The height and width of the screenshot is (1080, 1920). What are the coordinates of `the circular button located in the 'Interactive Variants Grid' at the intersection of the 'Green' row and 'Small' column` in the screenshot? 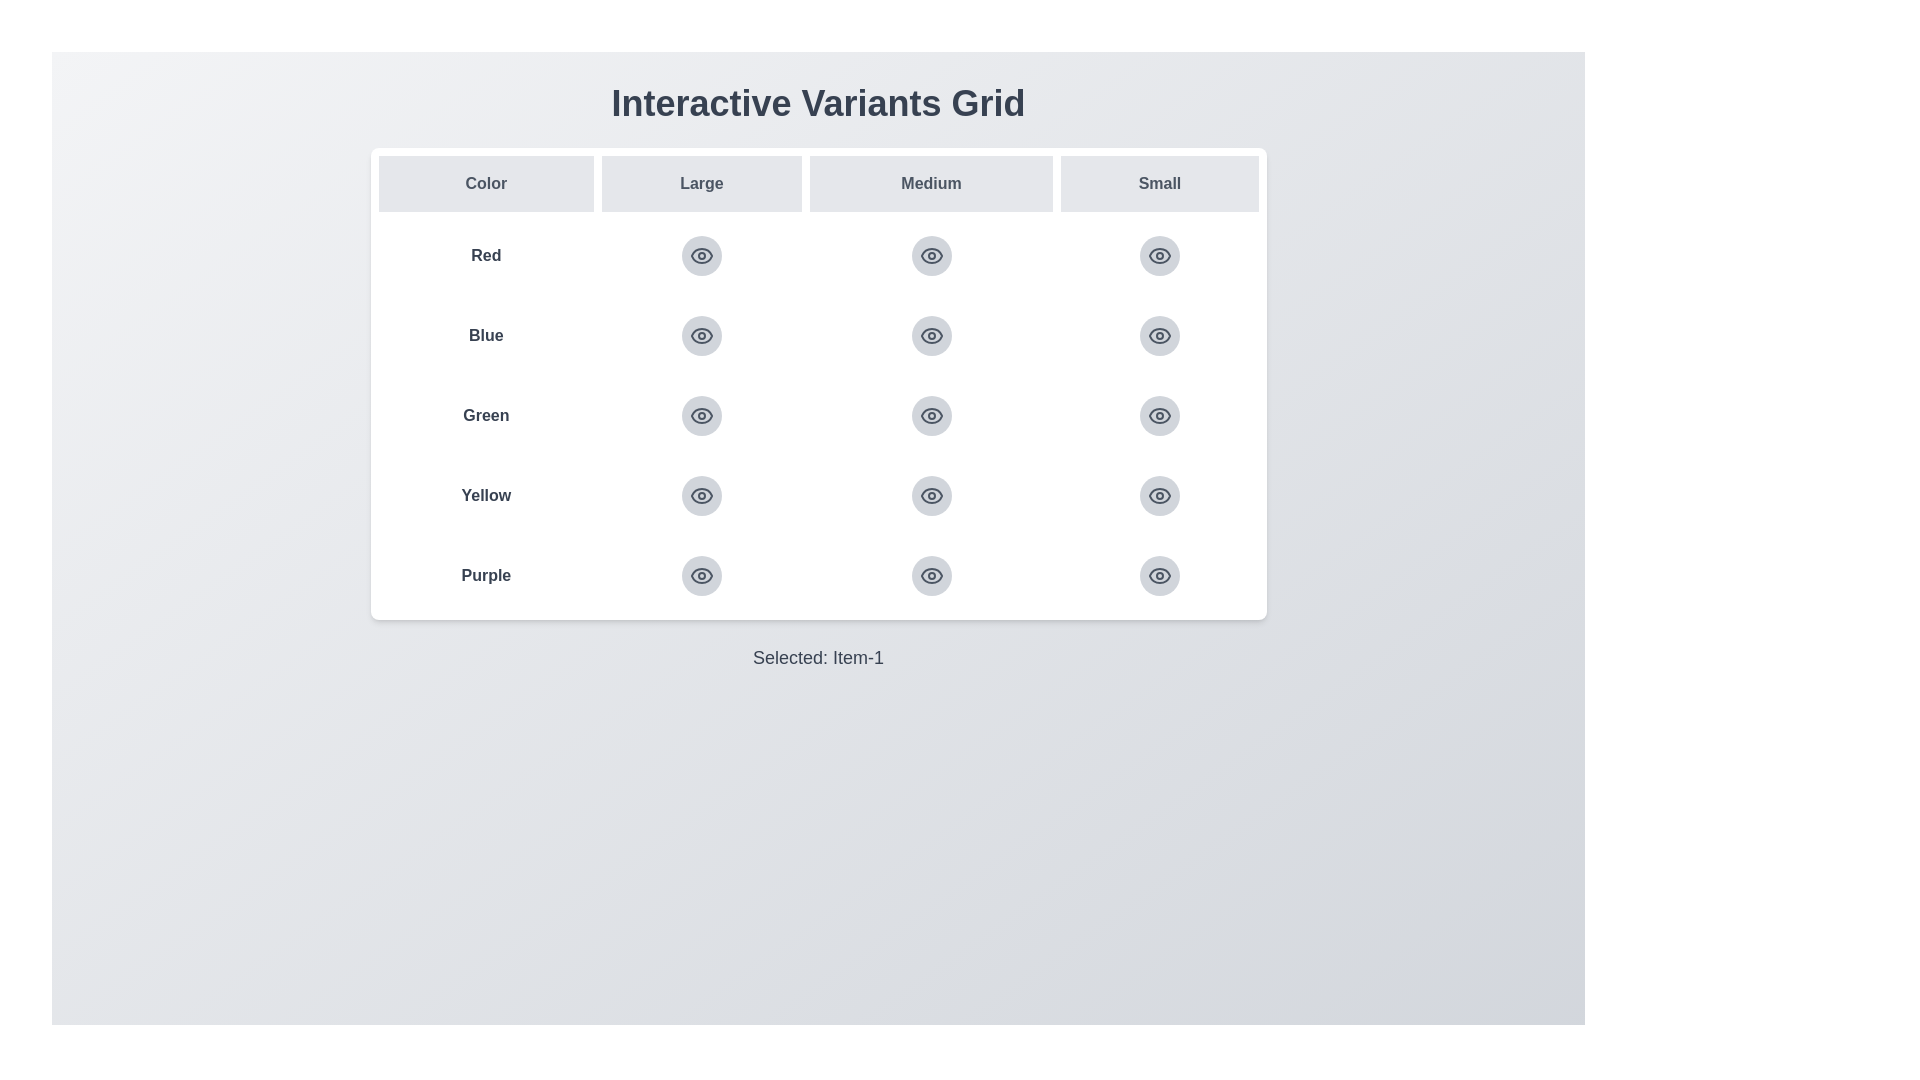 It's located at (1160, 415).